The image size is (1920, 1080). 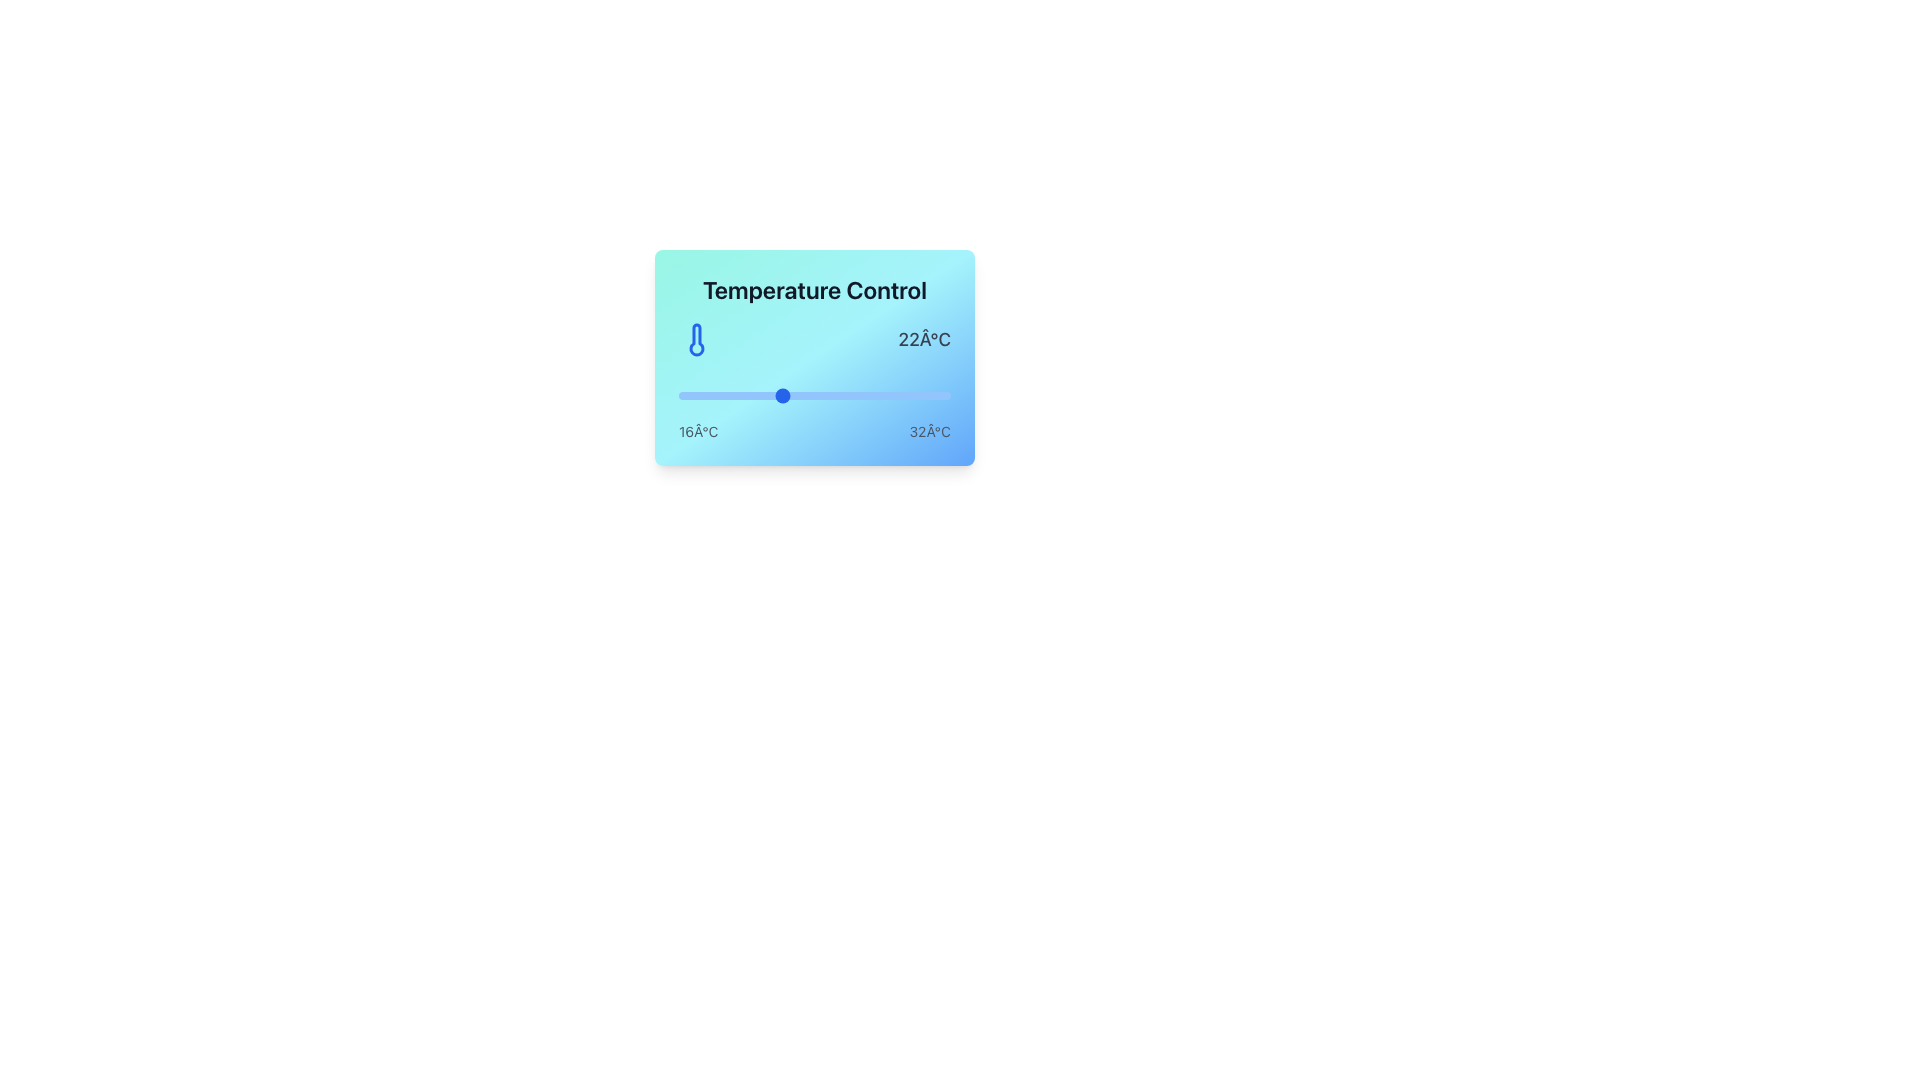 What do you see at coordinates (696, 338) in the screenshot?
I see `the vertical thermometer icon with a blue stroke and white interior, located within the 'Temperature Control' card layout` at bounding box center [696, 338].